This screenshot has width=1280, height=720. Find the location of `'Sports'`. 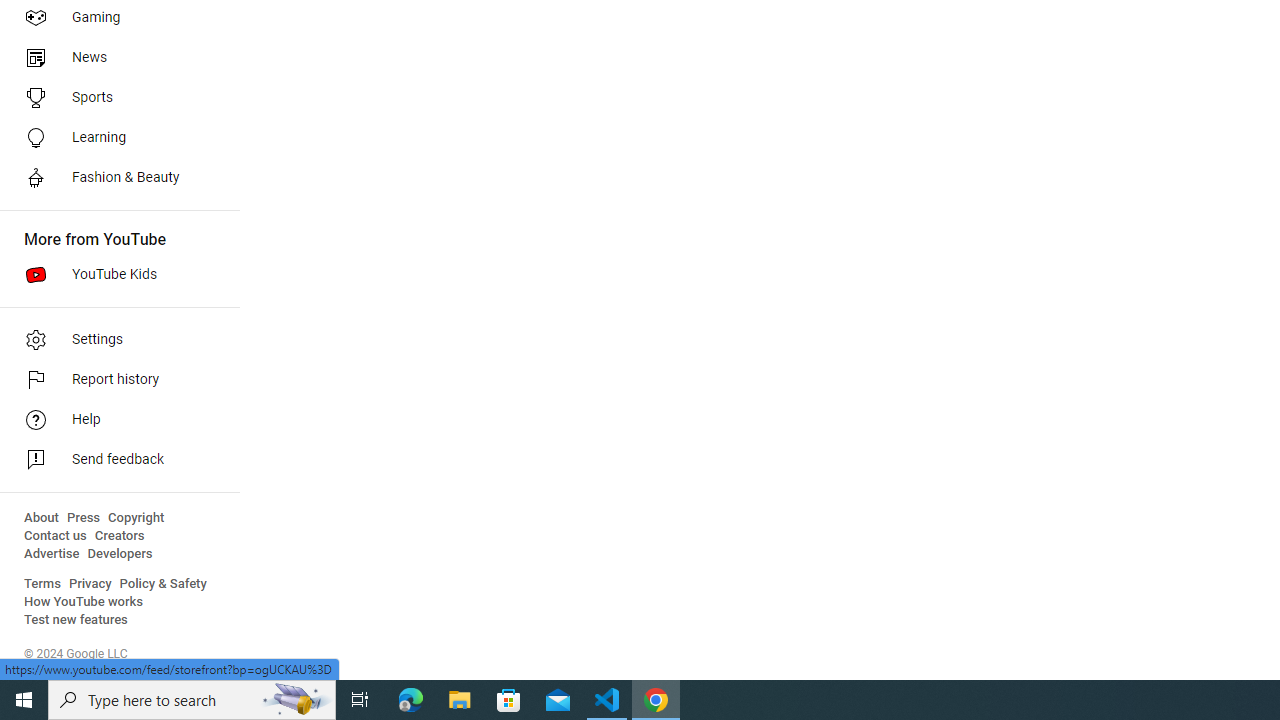

'Sports' is located at coordinates (112, 97).